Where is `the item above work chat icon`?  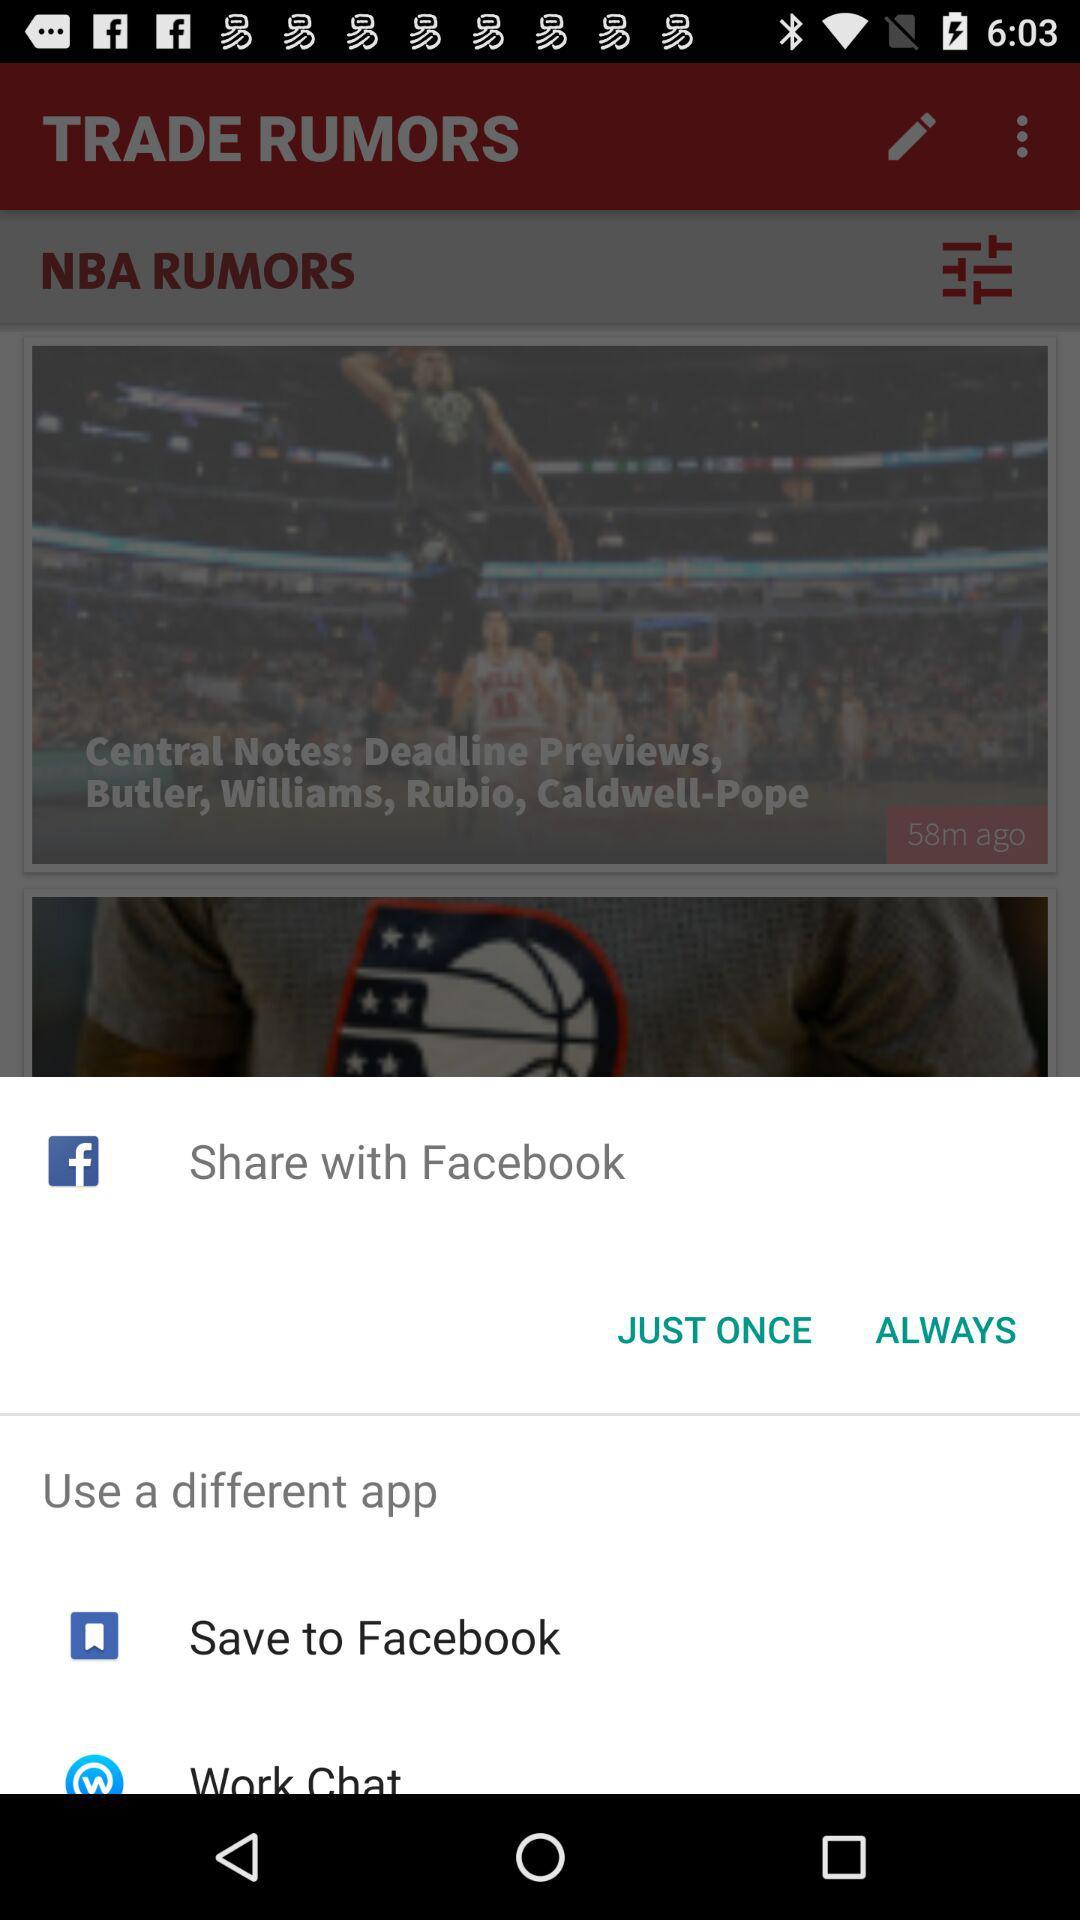 the item above work chat icon is located at coordinates (374, 1636).